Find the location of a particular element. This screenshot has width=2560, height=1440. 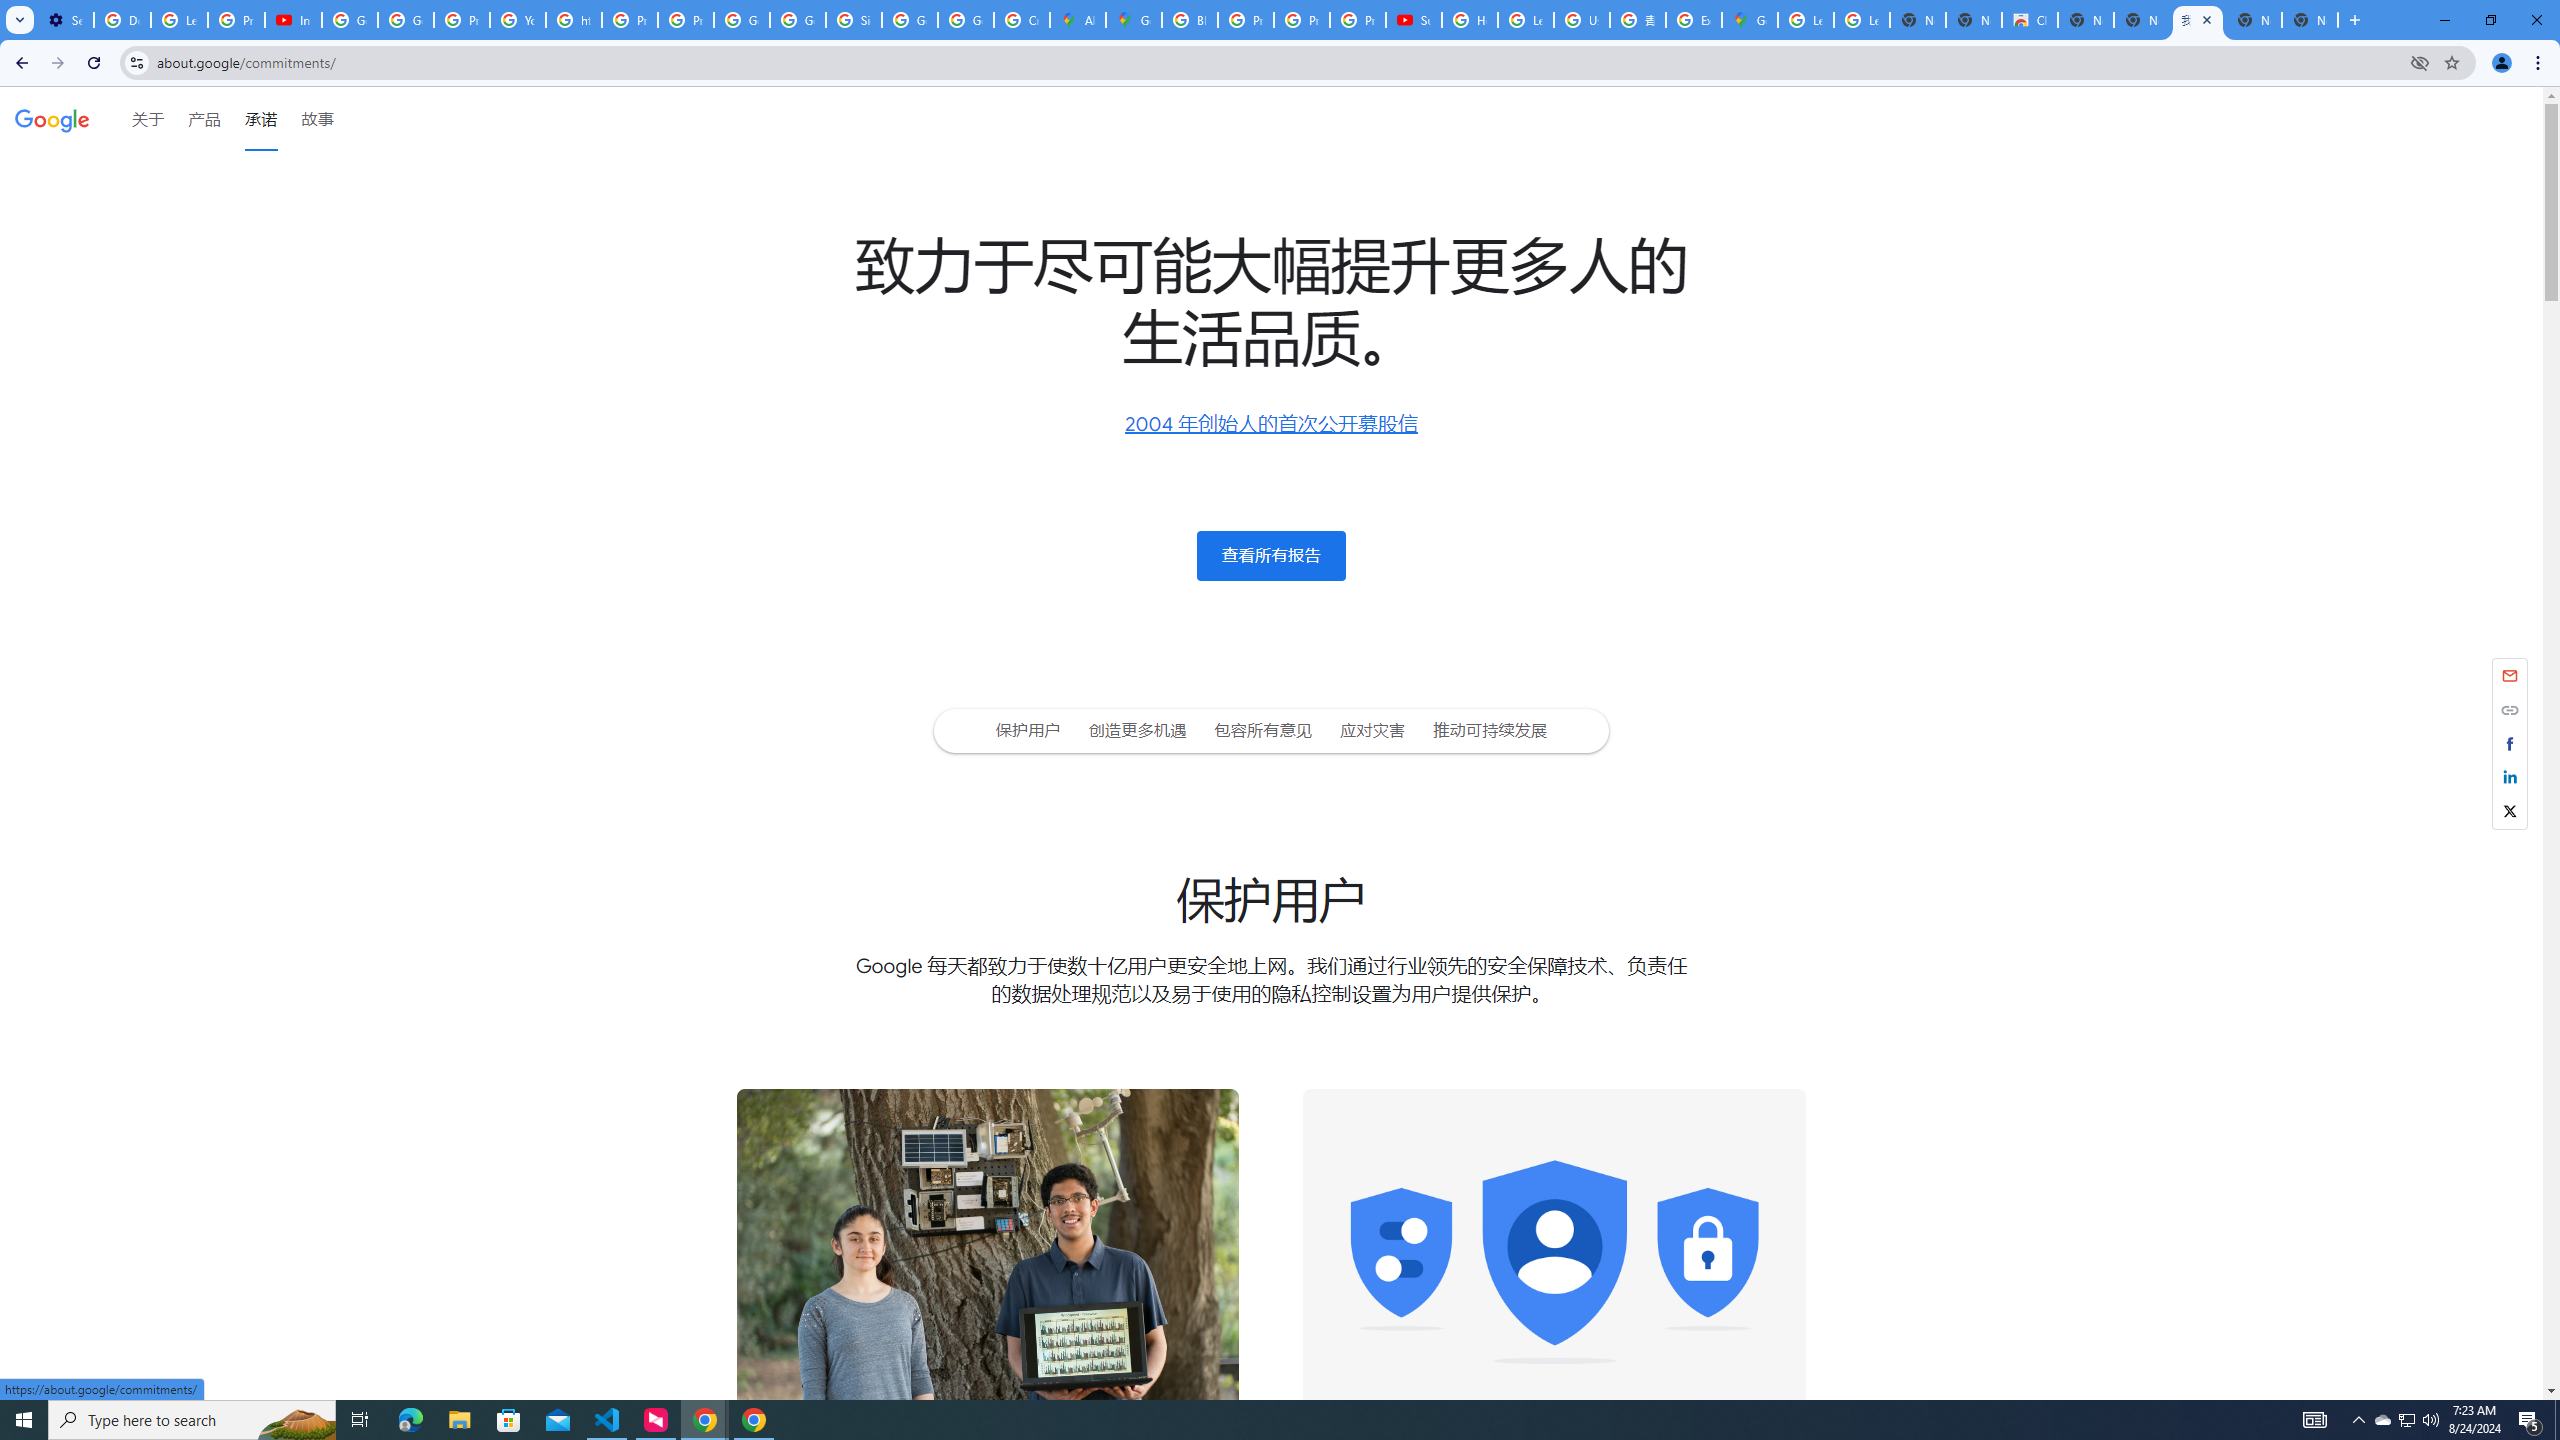

'New Tab' is located at coordinates (2310, 19).